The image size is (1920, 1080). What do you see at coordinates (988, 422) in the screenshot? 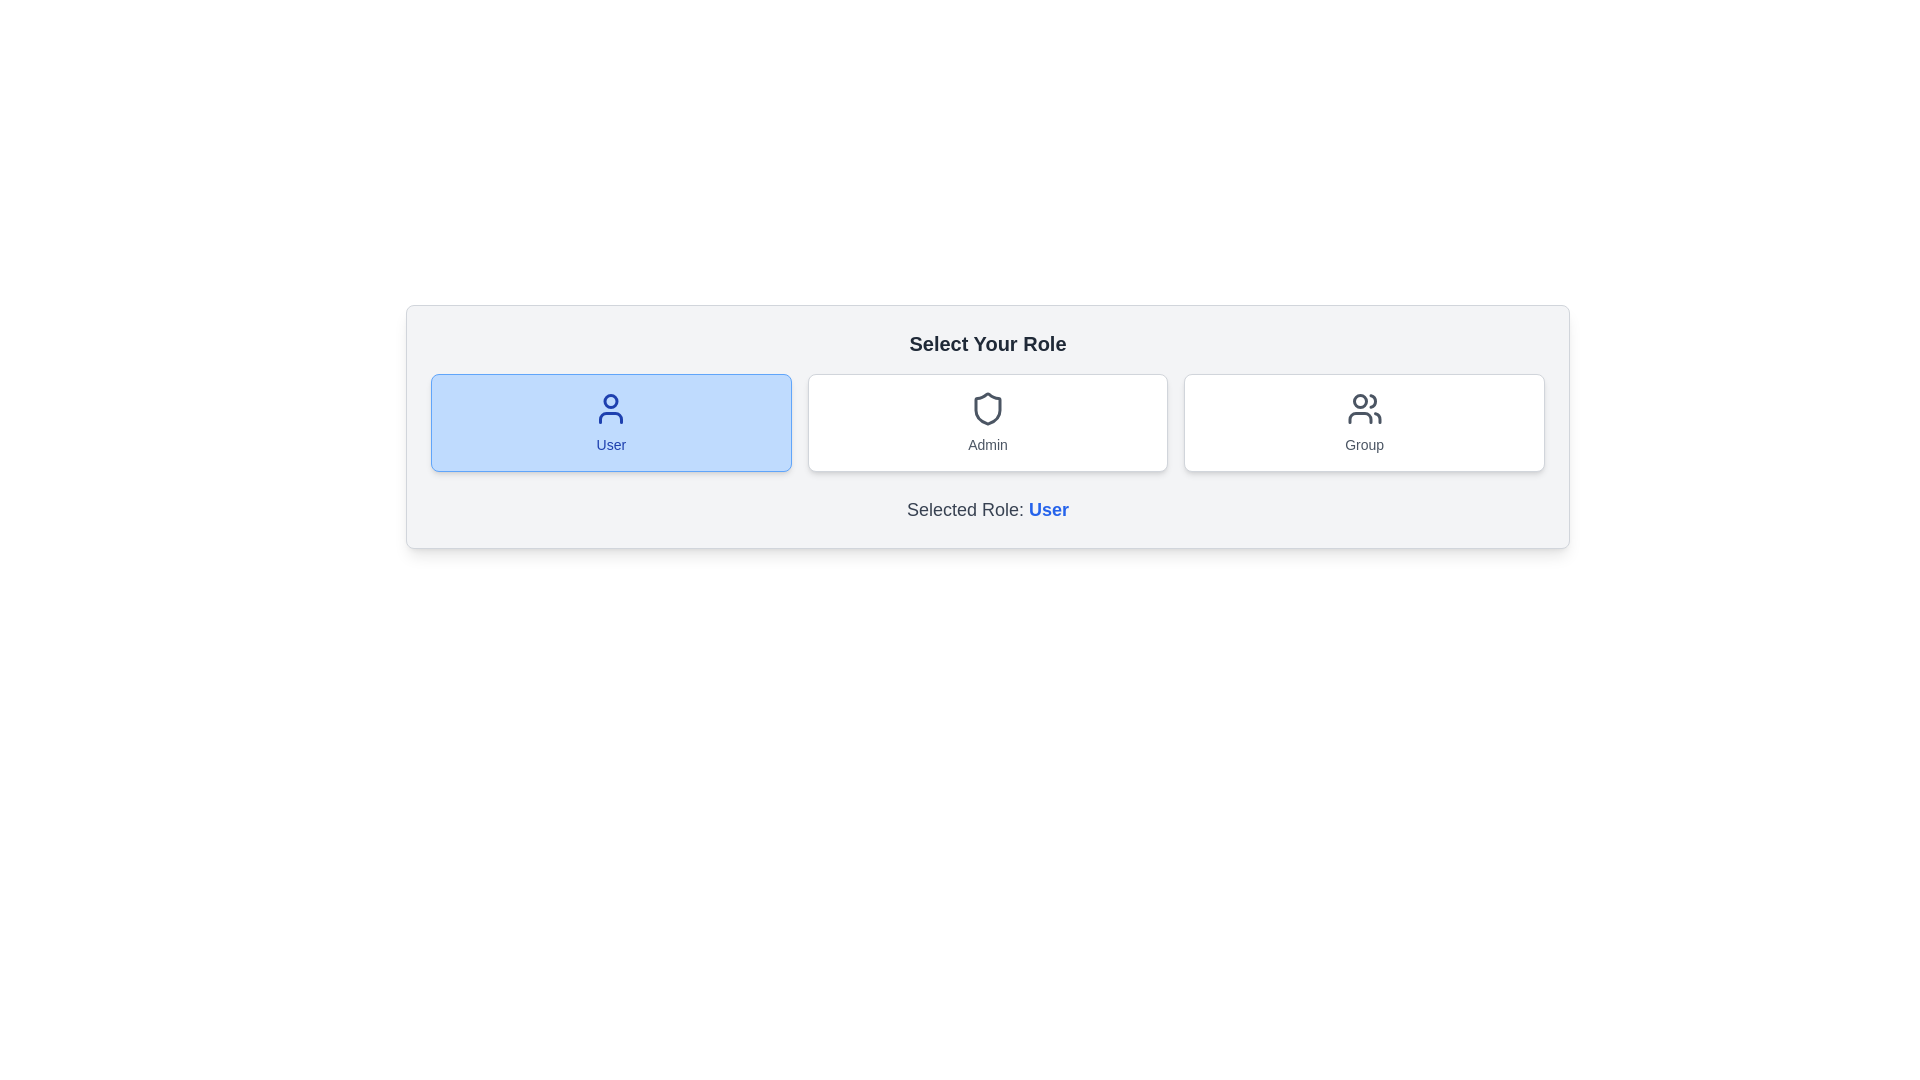
I see `the role Admin by clicking on its corresponding button` at bounding box center [988, 422].